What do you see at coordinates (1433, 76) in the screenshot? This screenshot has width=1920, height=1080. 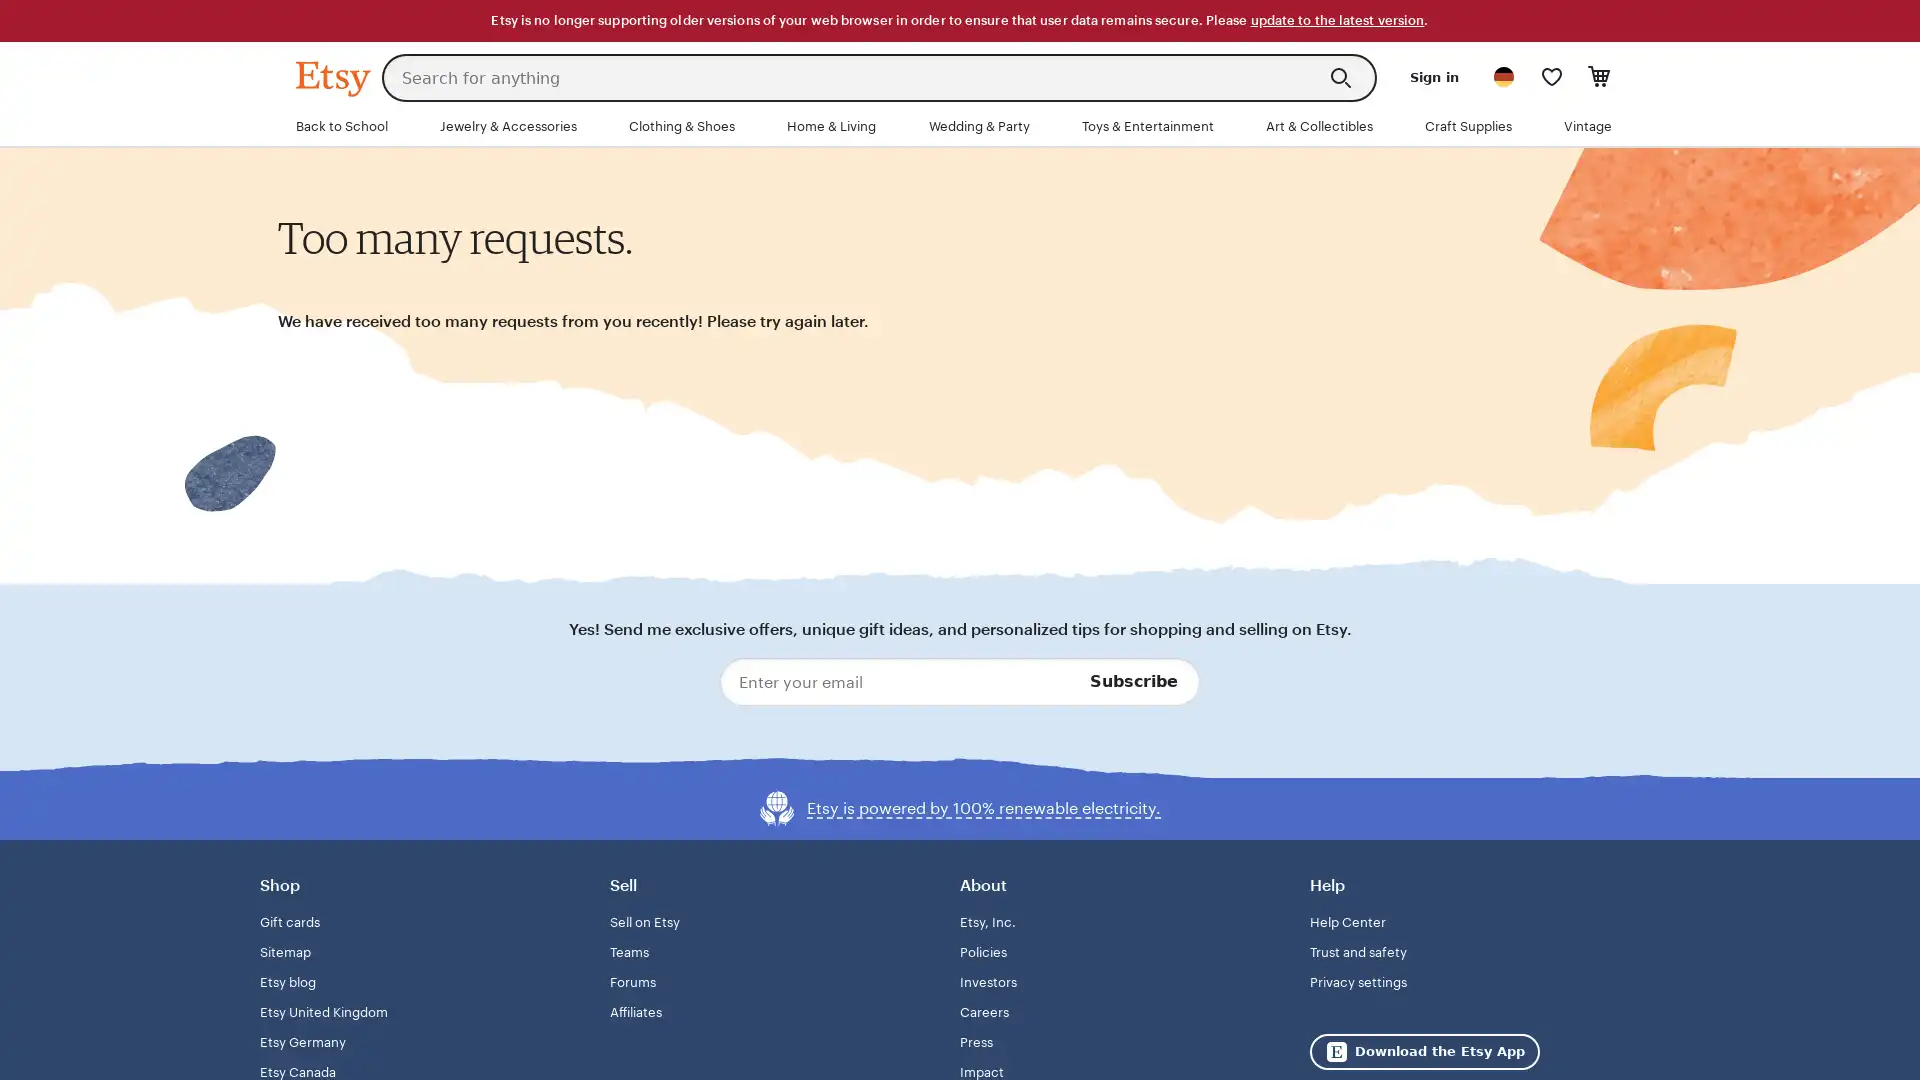 I see `Sign in` at bounding box center [1433, 76].